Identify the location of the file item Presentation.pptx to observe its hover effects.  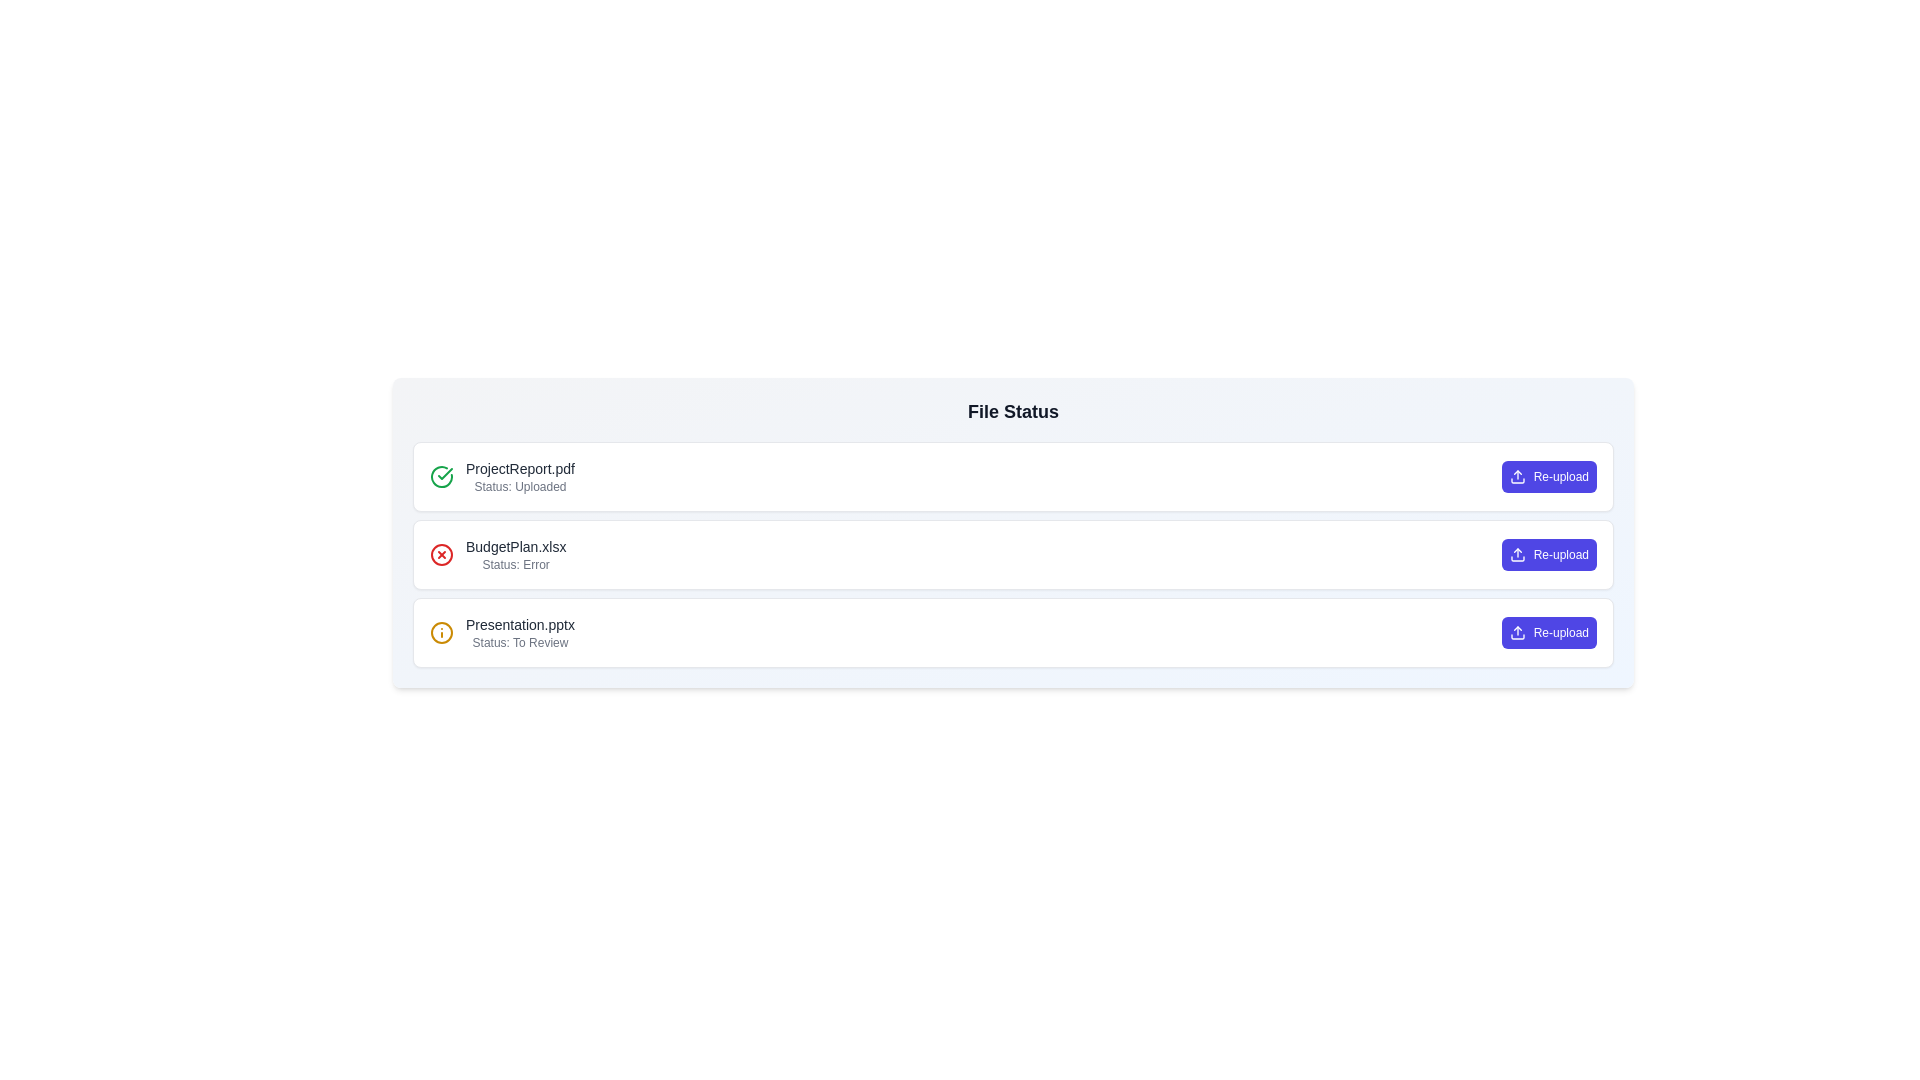
(1013, 632).